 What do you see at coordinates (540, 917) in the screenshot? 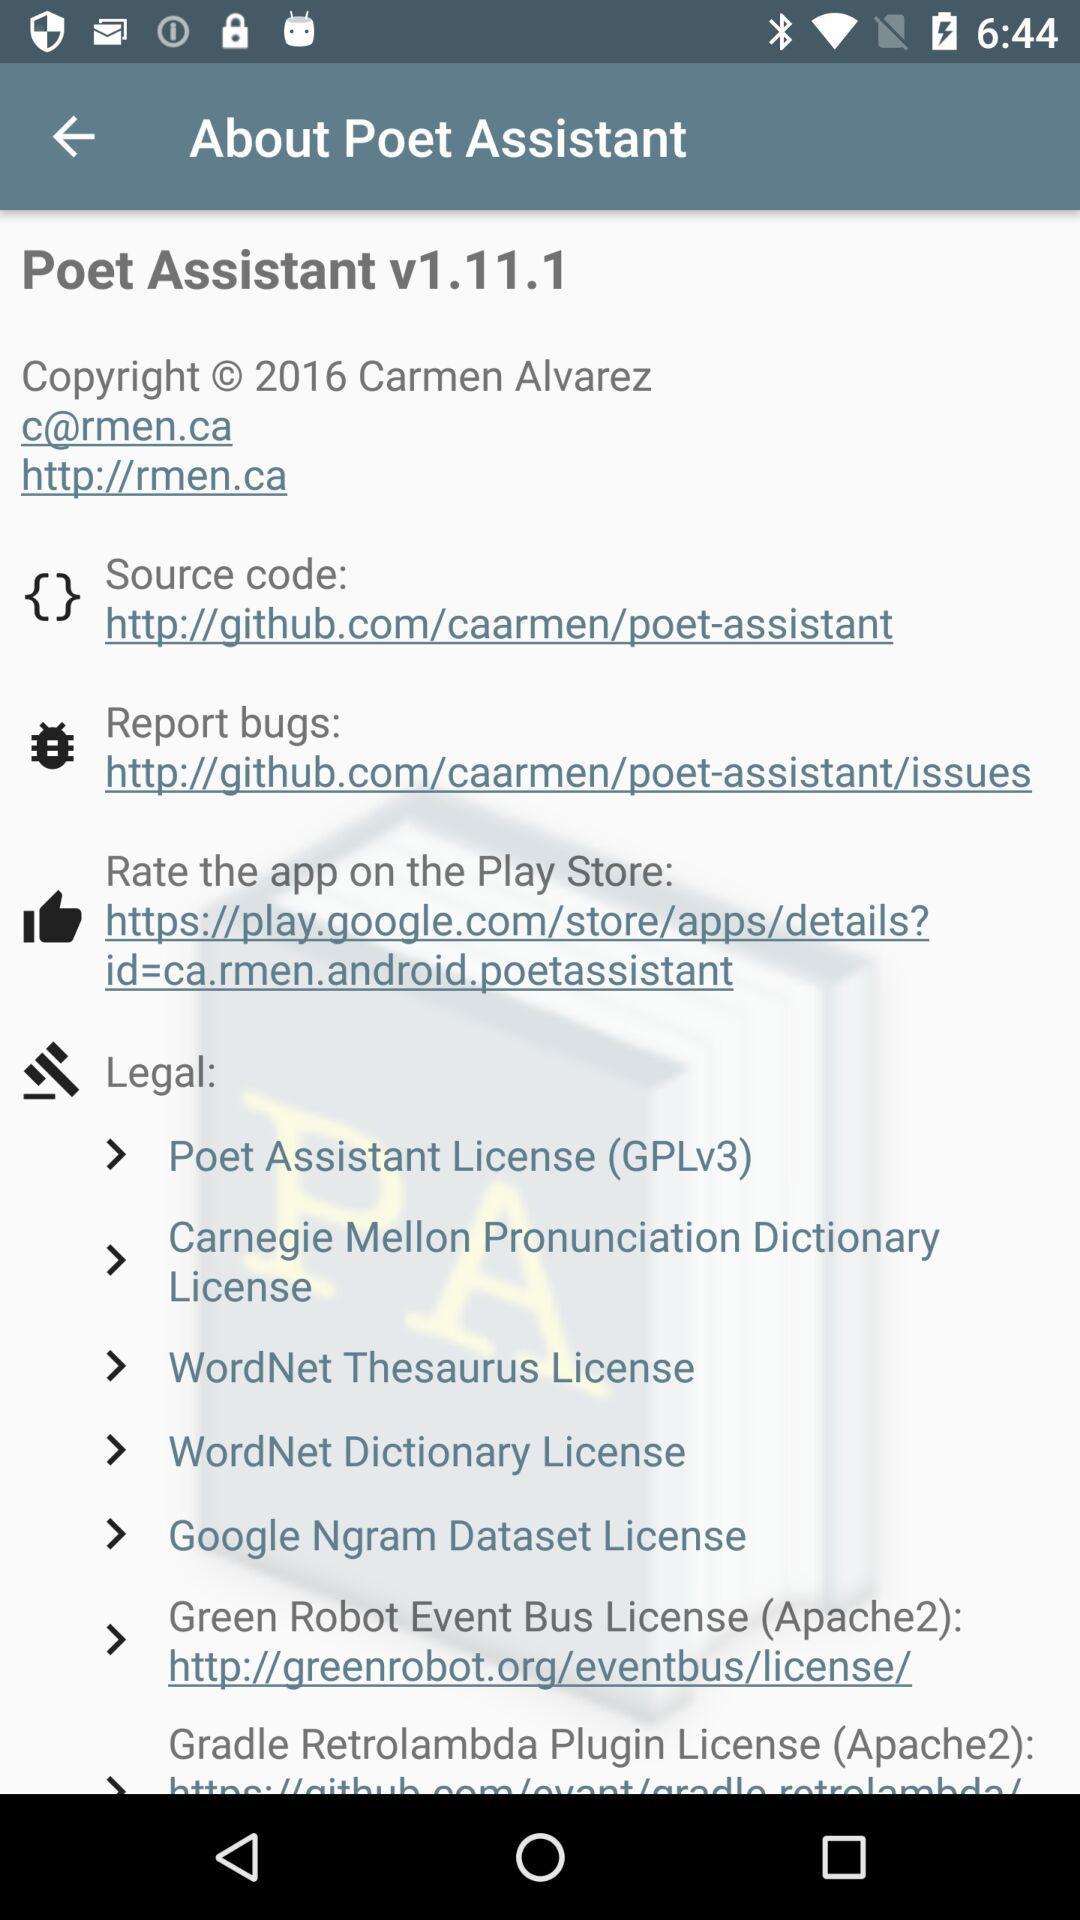
I see `it is clickable` at bounding box center [540, 917].